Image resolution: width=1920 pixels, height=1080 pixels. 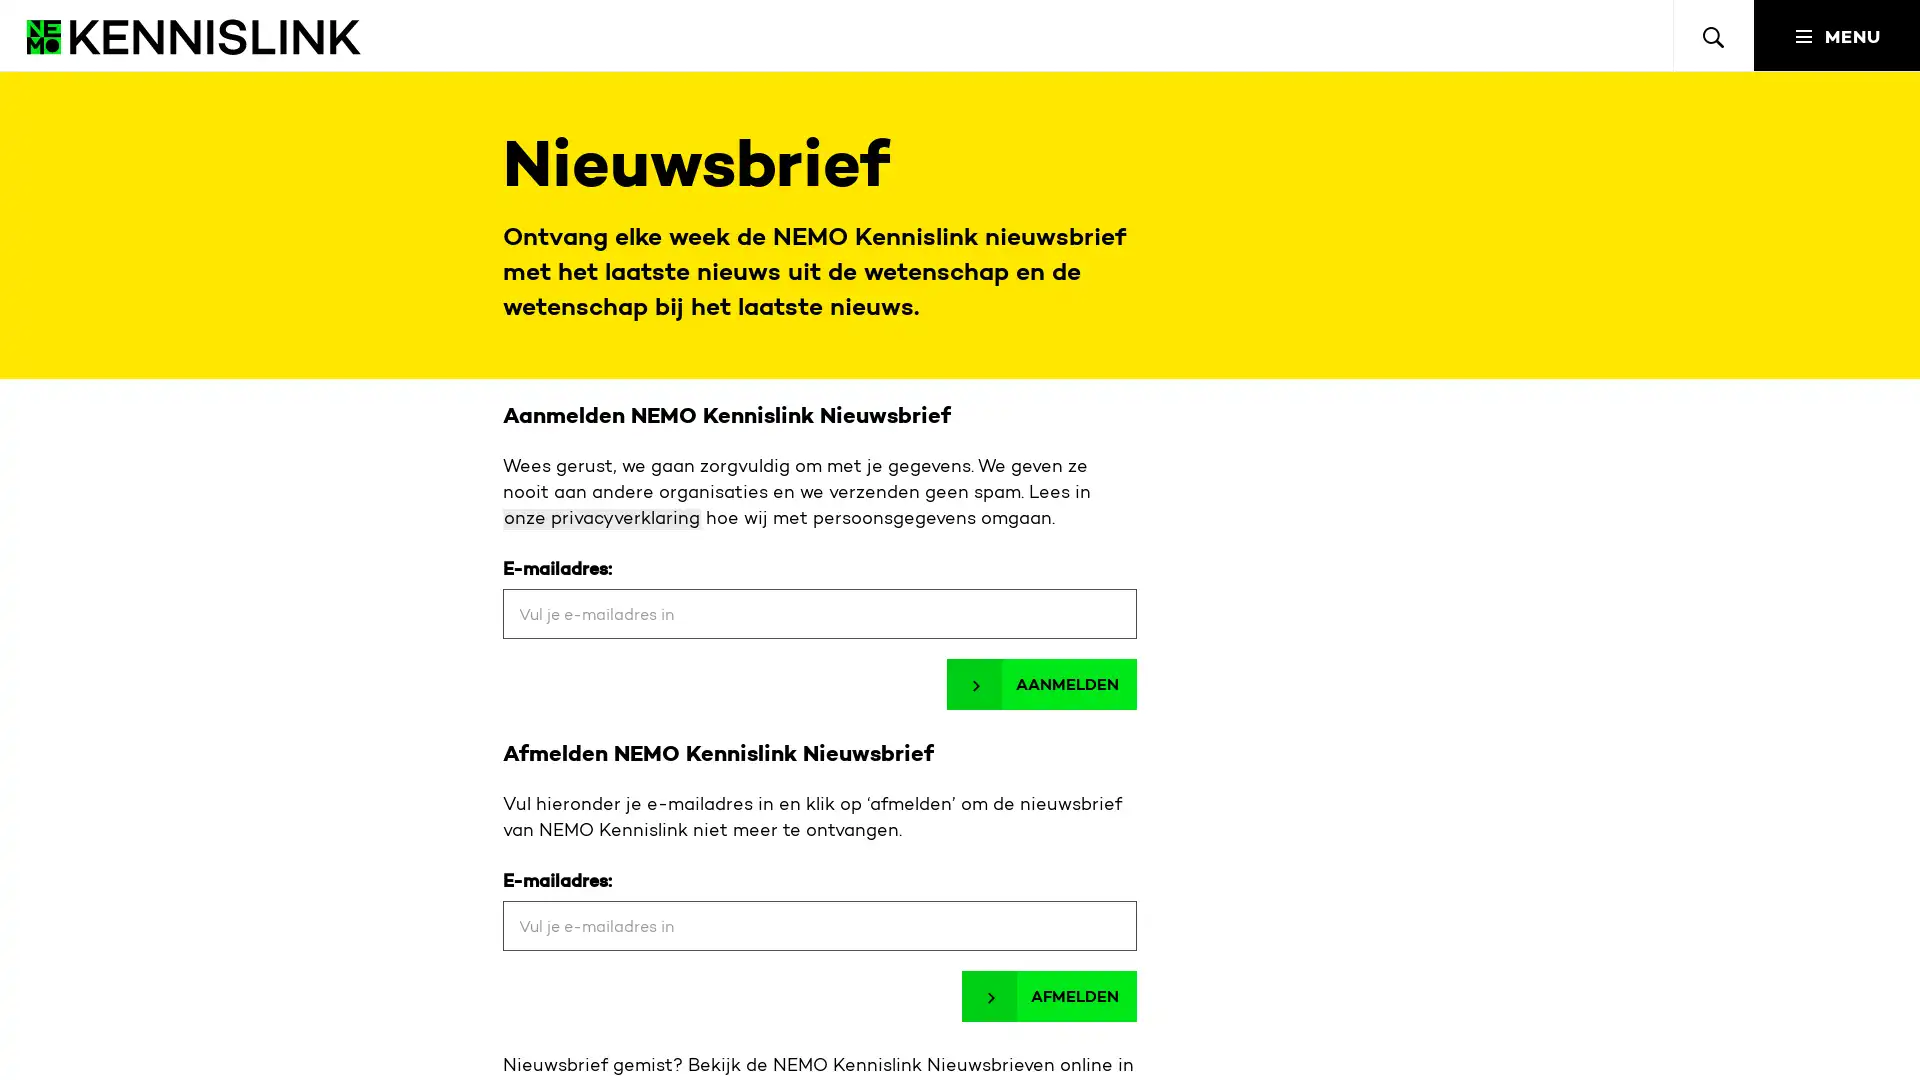 I want to click on AANMELDEN, so click(x=1040, y=683).